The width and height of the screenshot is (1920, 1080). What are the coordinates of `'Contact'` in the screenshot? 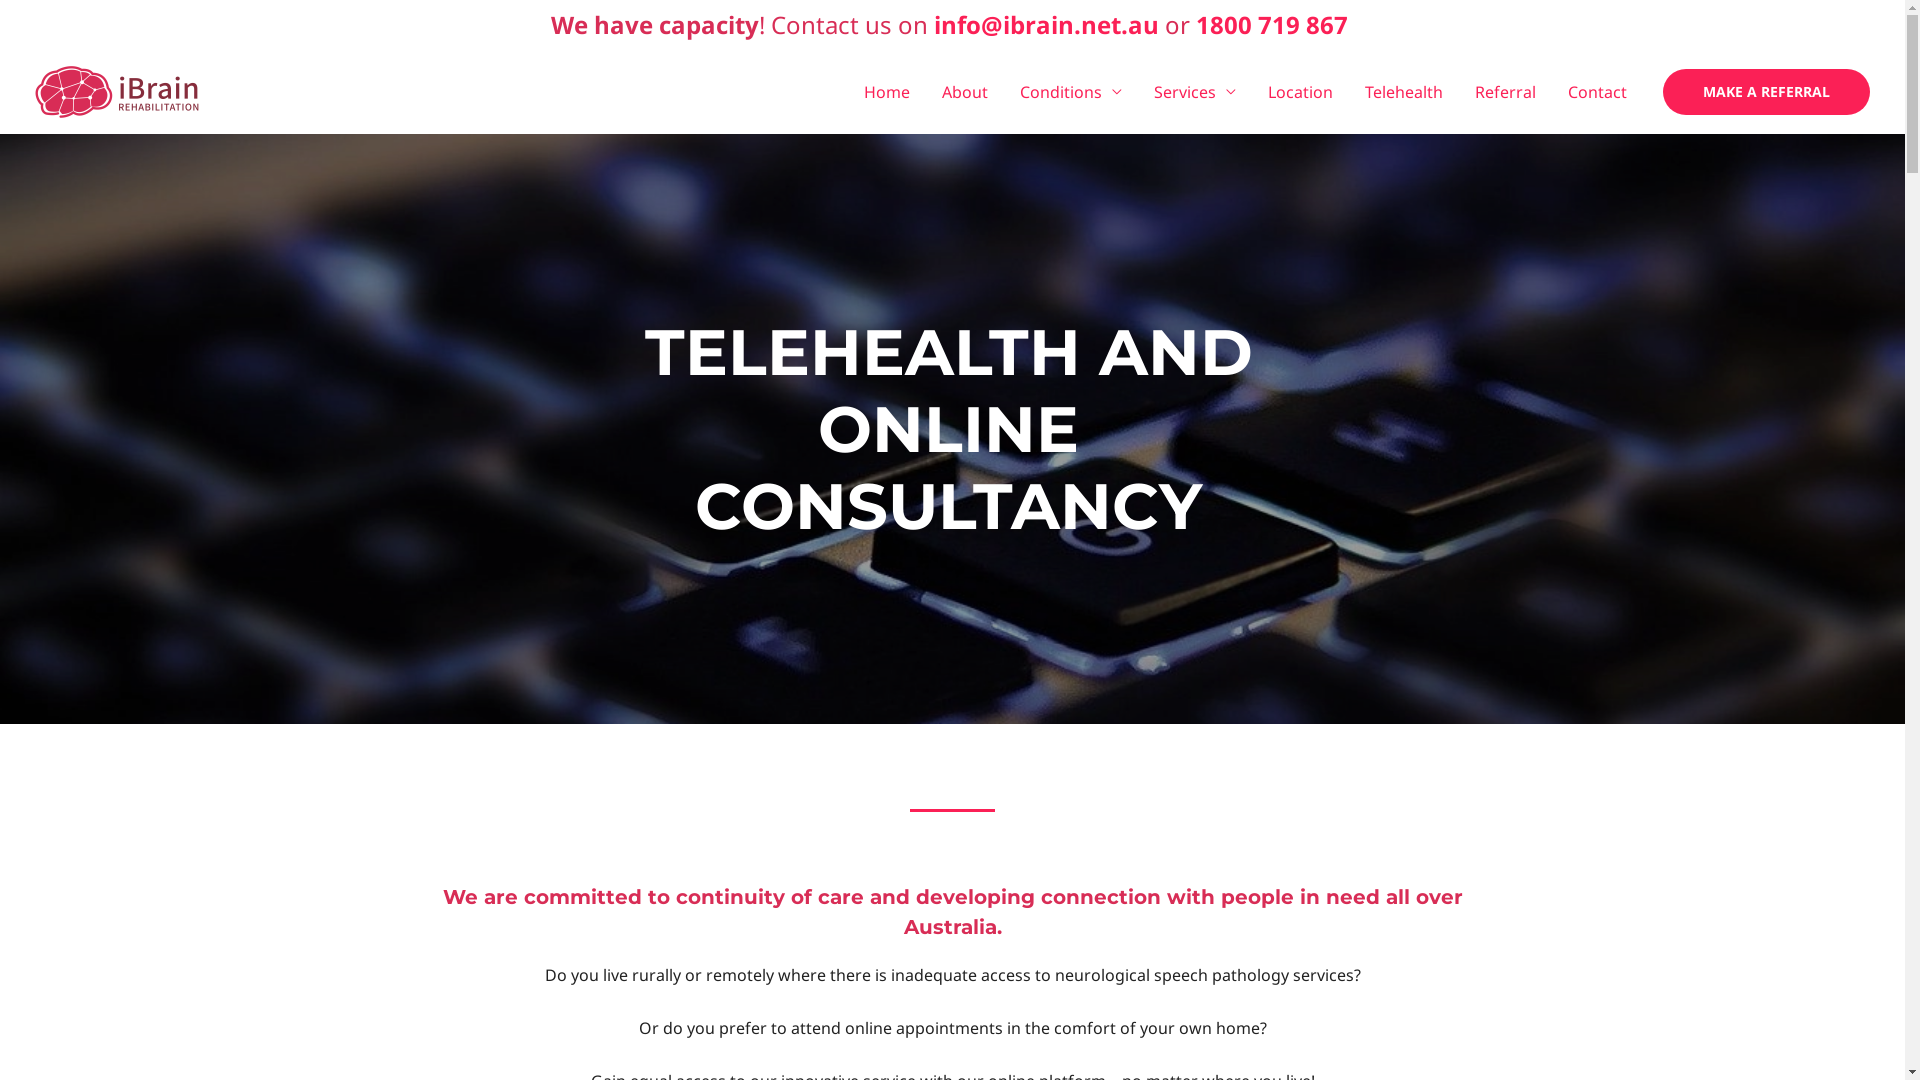 It's located at (1596, 92).